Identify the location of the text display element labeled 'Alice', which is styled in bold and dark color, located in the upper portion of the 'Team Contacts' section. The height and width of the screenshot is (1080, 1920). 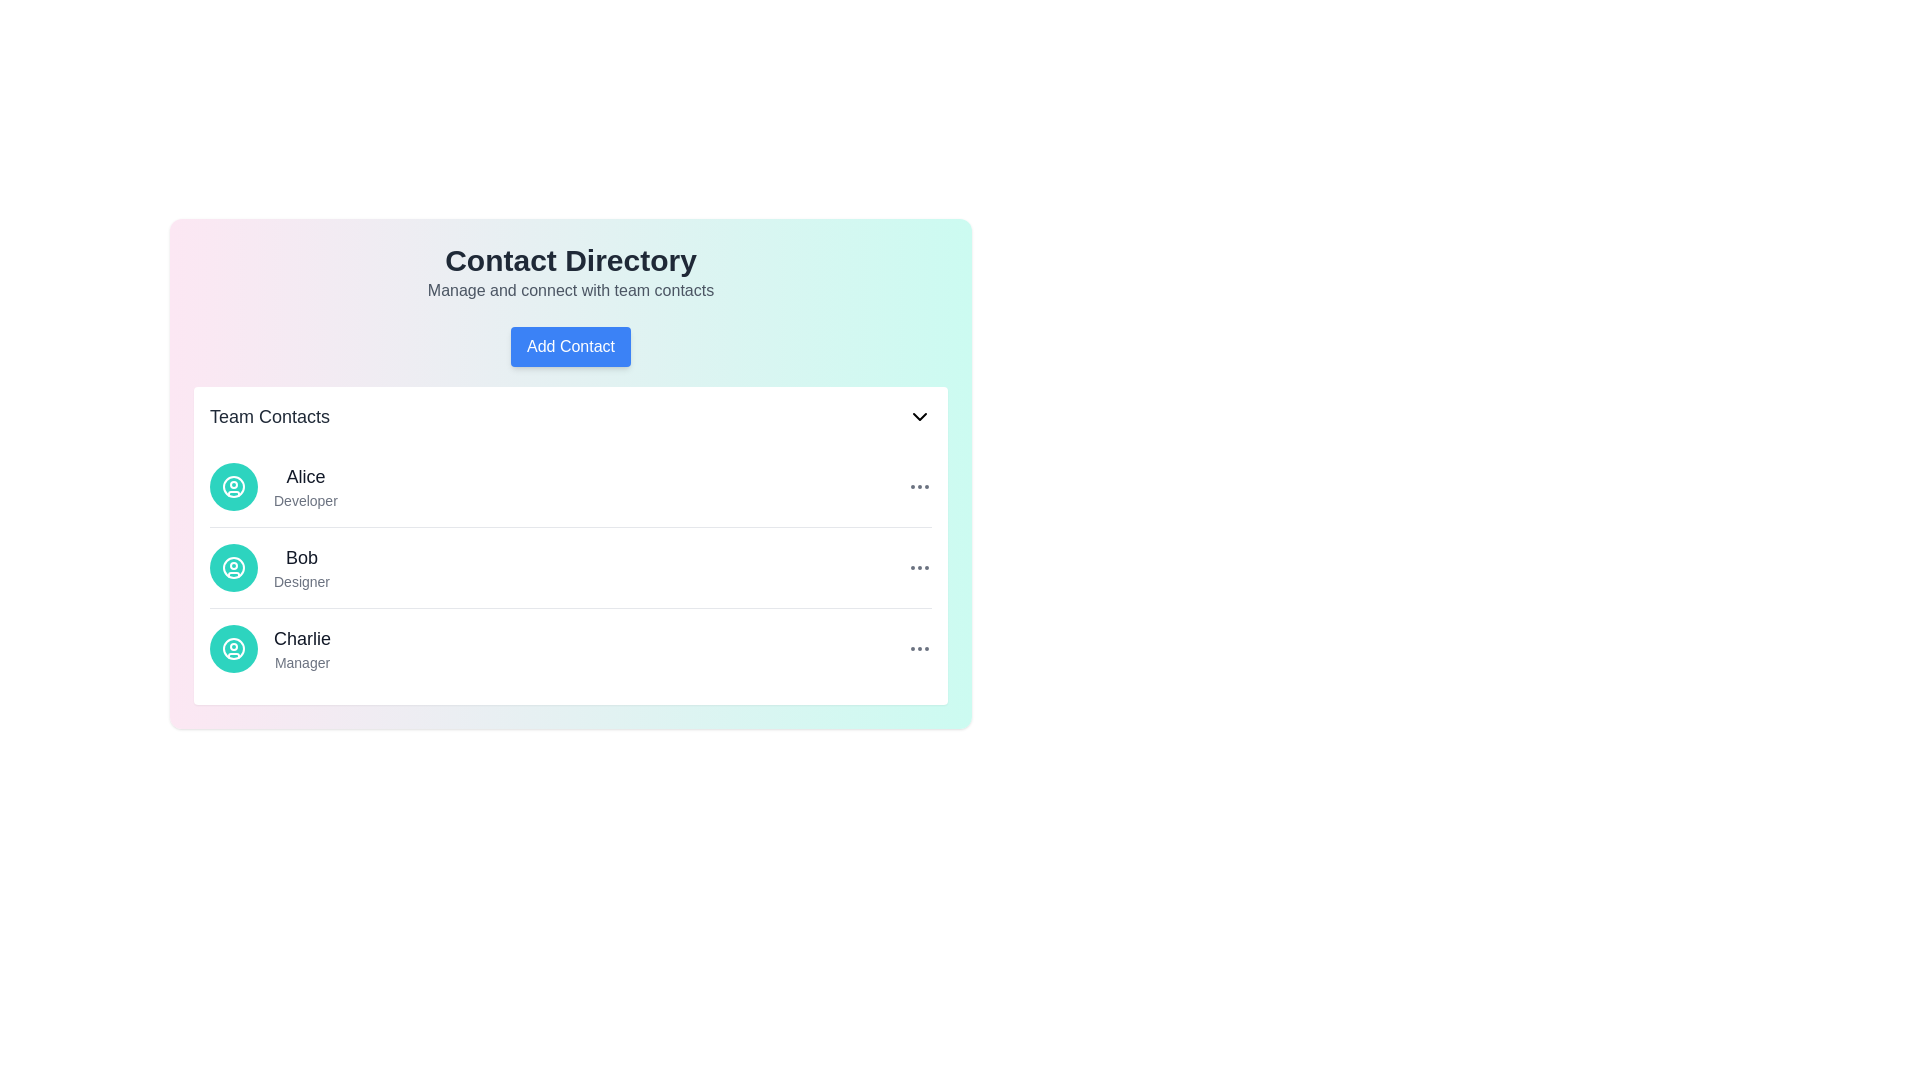
(304, 477).